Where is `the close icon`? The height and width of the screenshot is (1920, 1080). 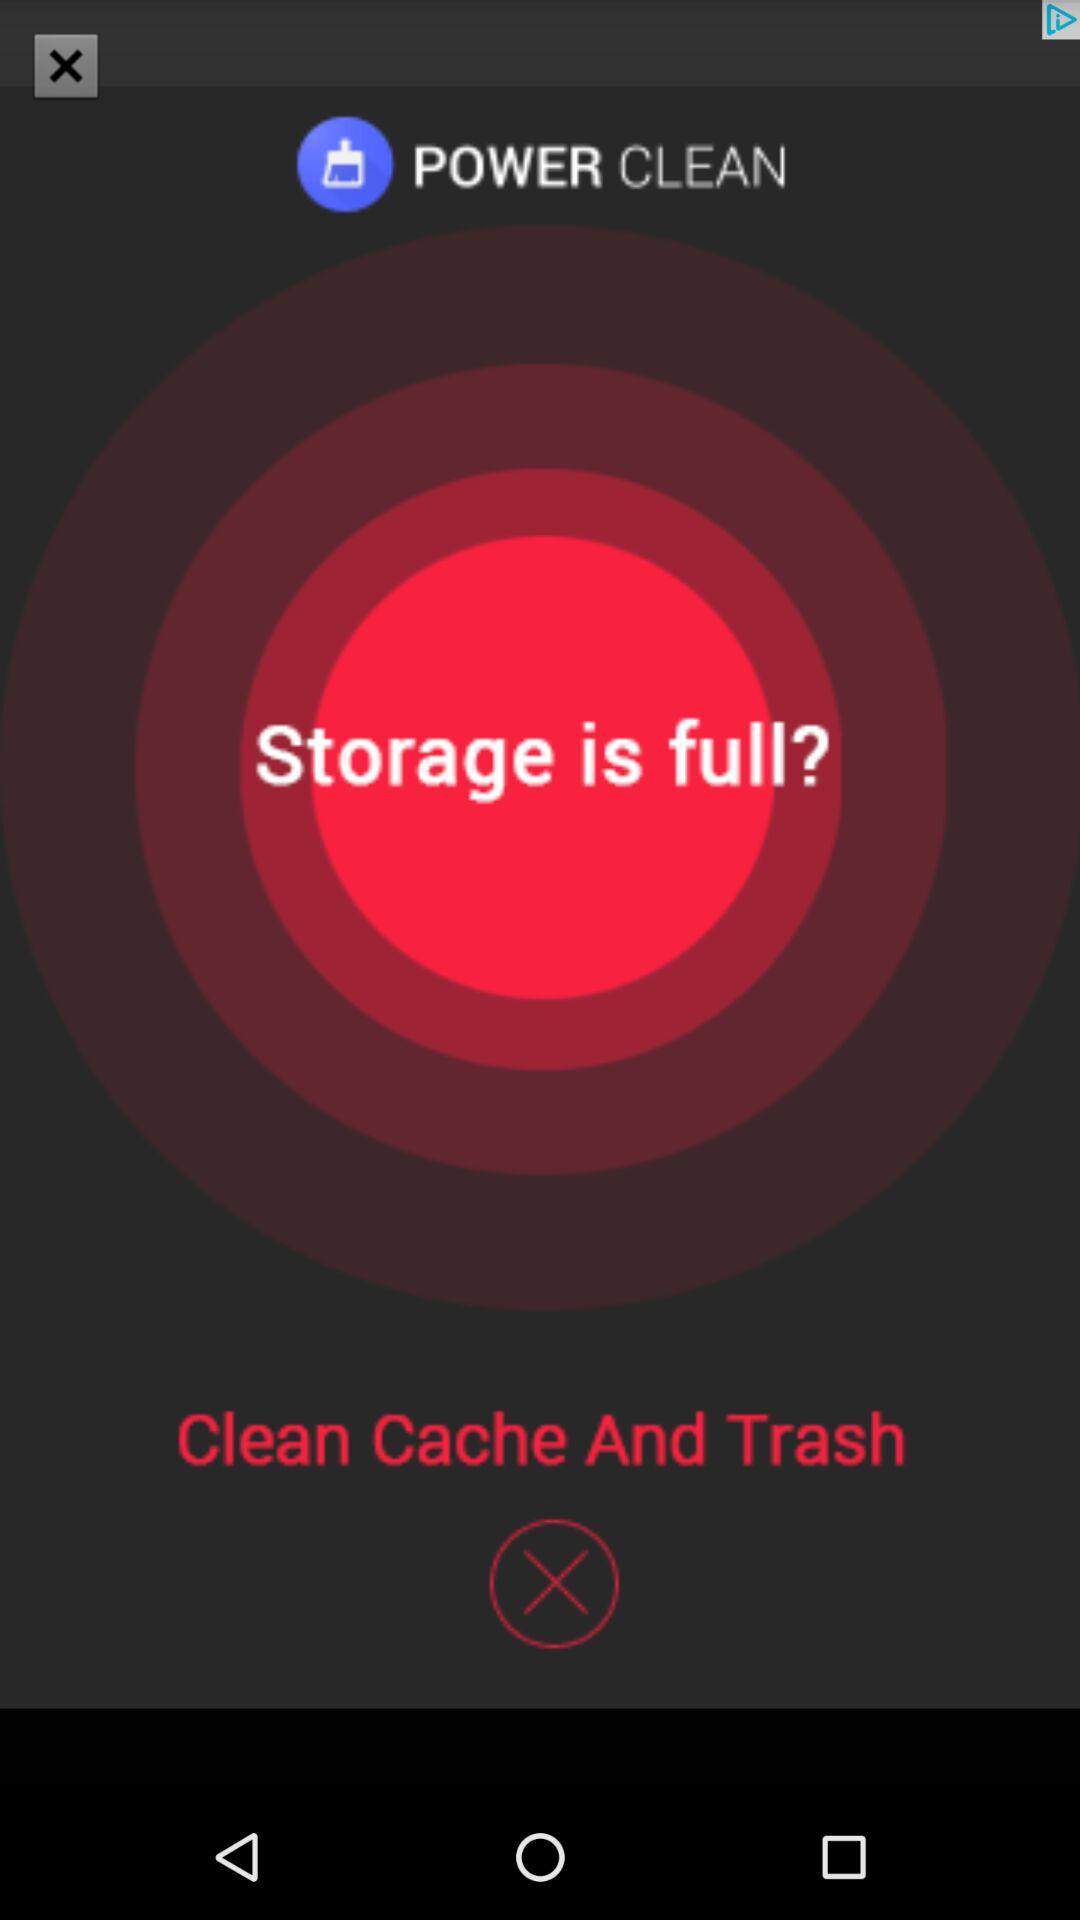 the close icon is located at coordinates (64, 70).